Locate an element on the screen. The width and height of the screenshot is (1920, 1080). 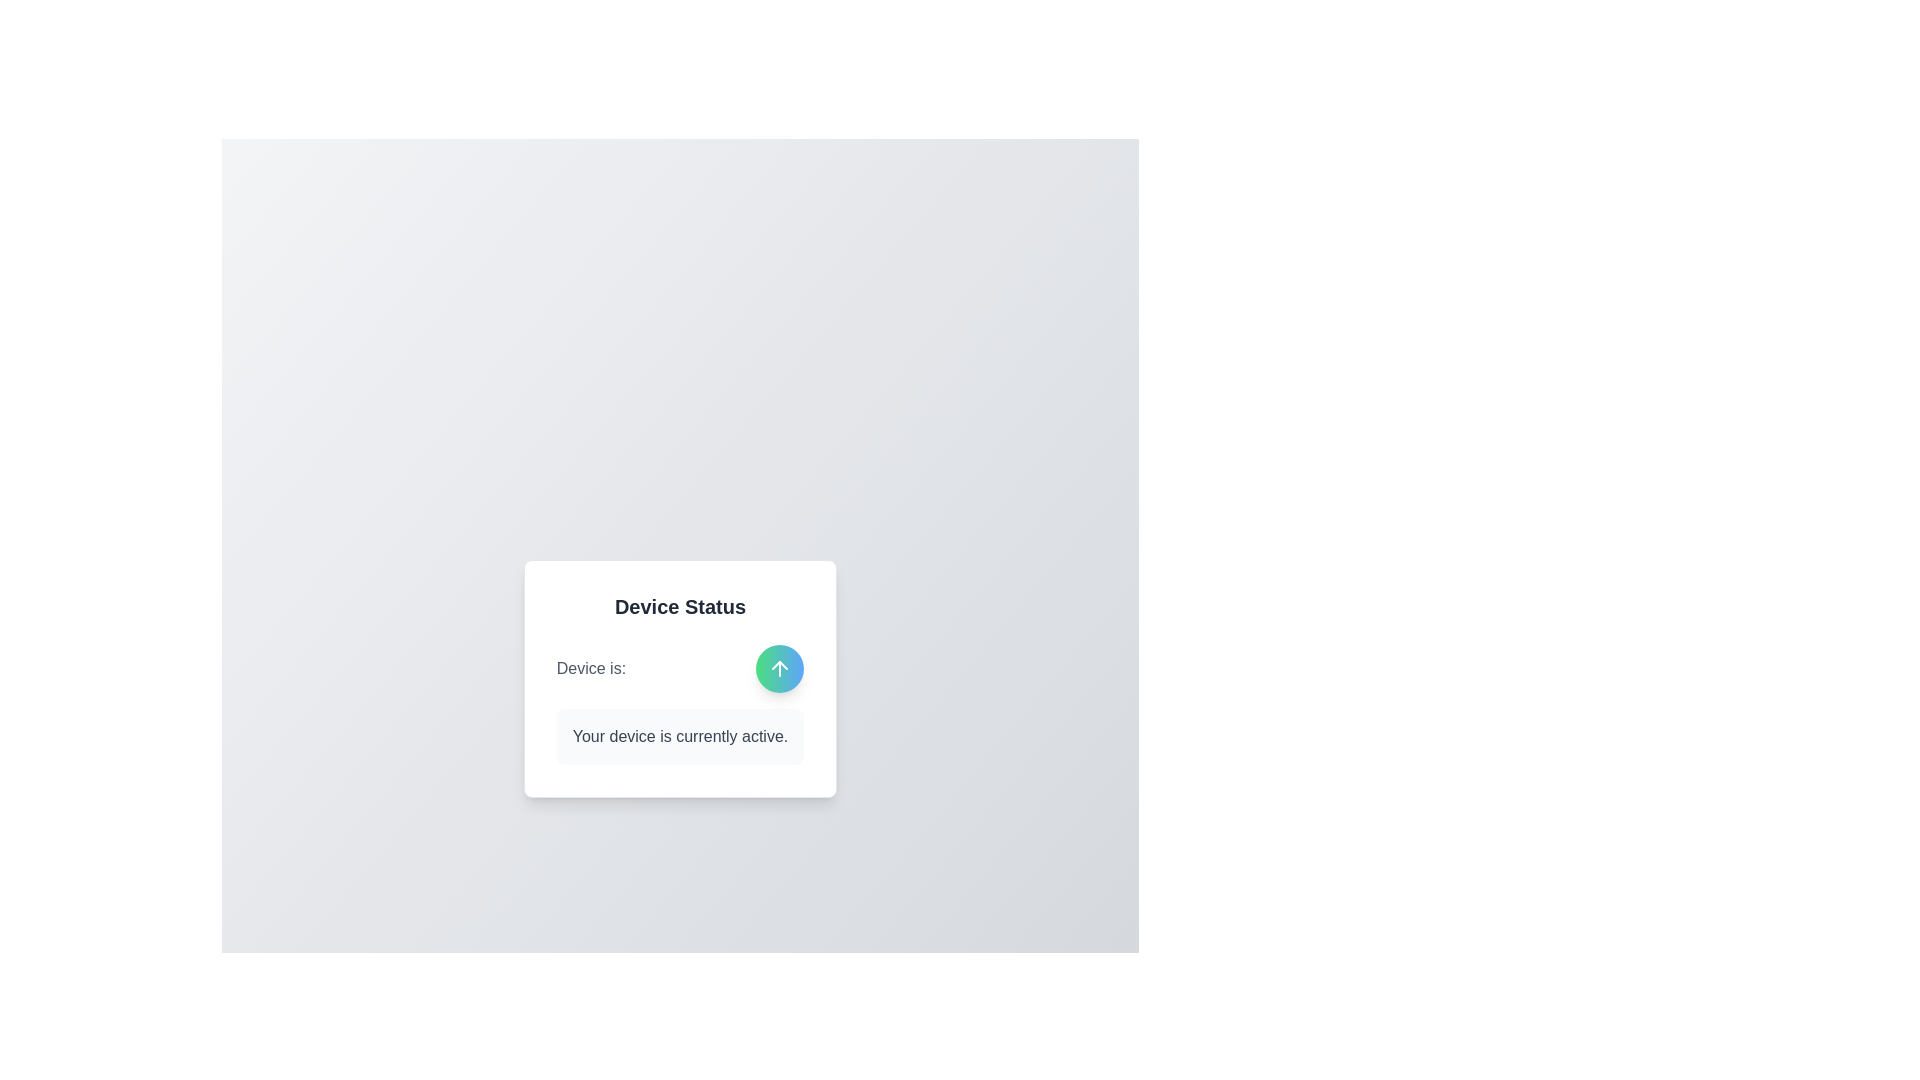
the circular gradient button with an upward-pointing arrow icon located to the far-right side of the layout next to the text labeled 'Device is:' is located at coordinates (779, 668).